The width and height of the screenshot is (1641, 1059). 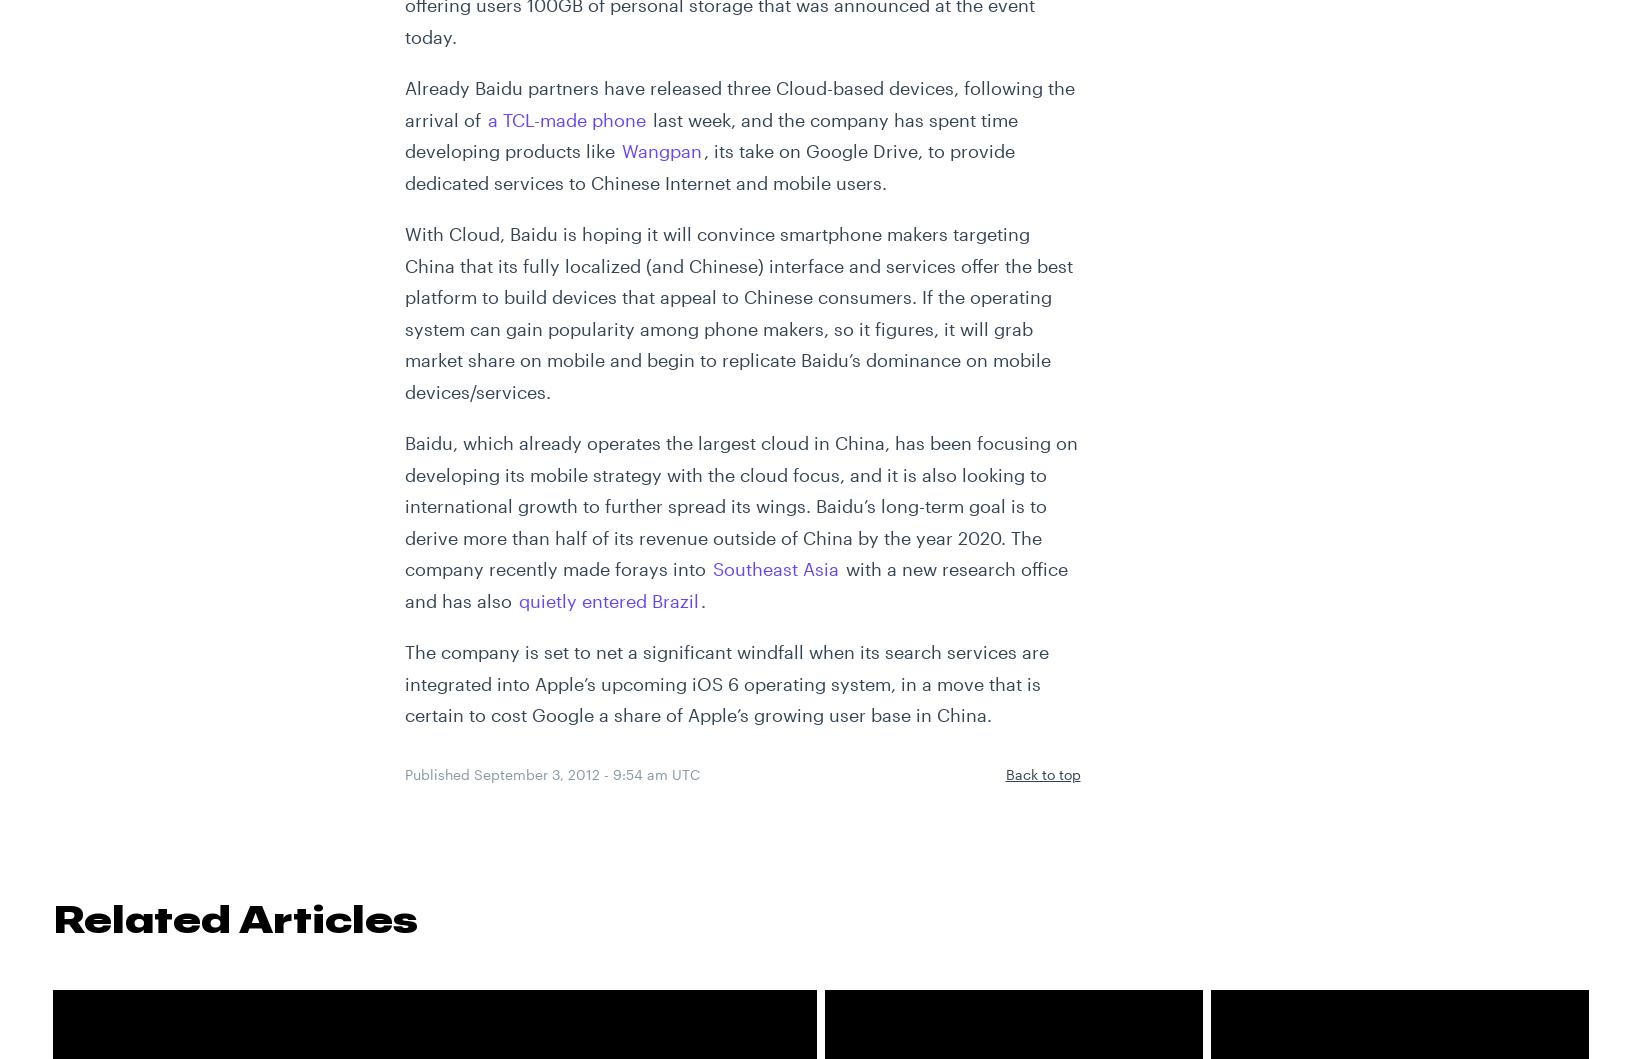 I want to click on 'Baidu, which already operates the largest cloud in China, has been focusing on developing its mobile strategy with the cloud focus, and it is also looking to international growth to further spread its wings. Baidu’s long-term goal is to derive more than half of its revenue outside of China by the year 2020. The company recently made forays into', so click(x=739, y=505).